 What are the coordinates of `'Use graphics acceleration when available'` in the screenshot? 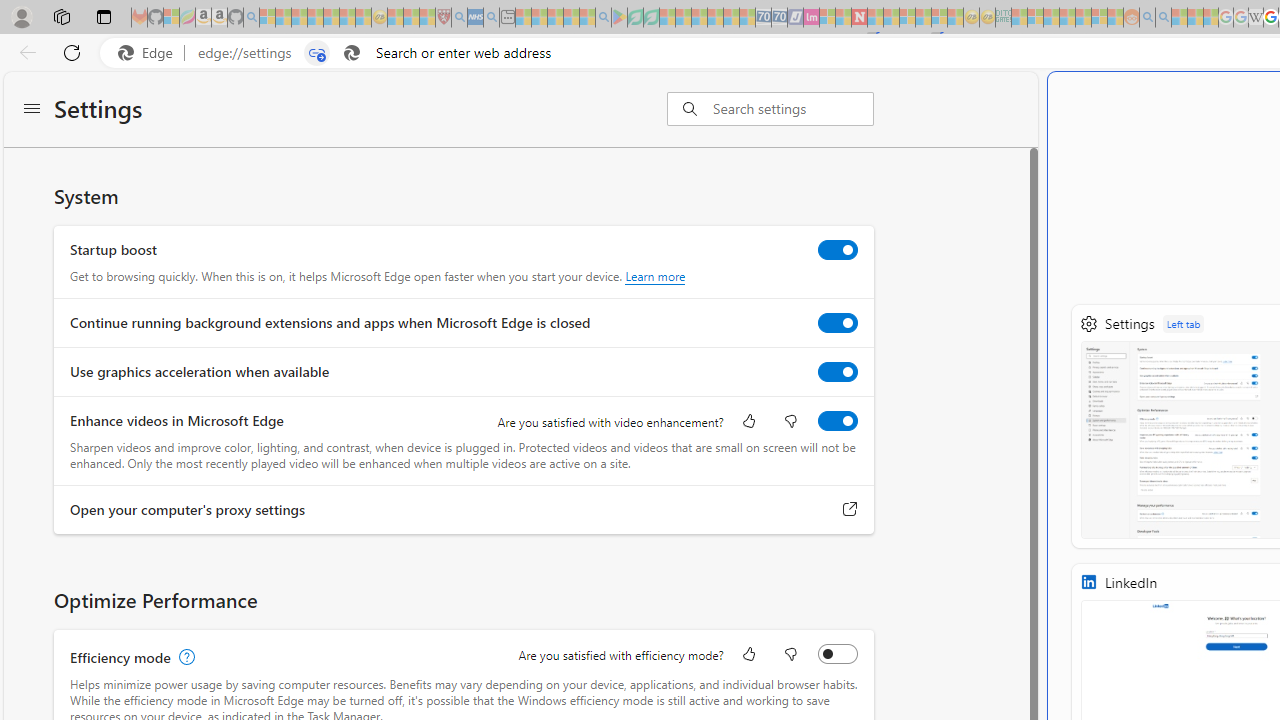 It's located at (837, 372).